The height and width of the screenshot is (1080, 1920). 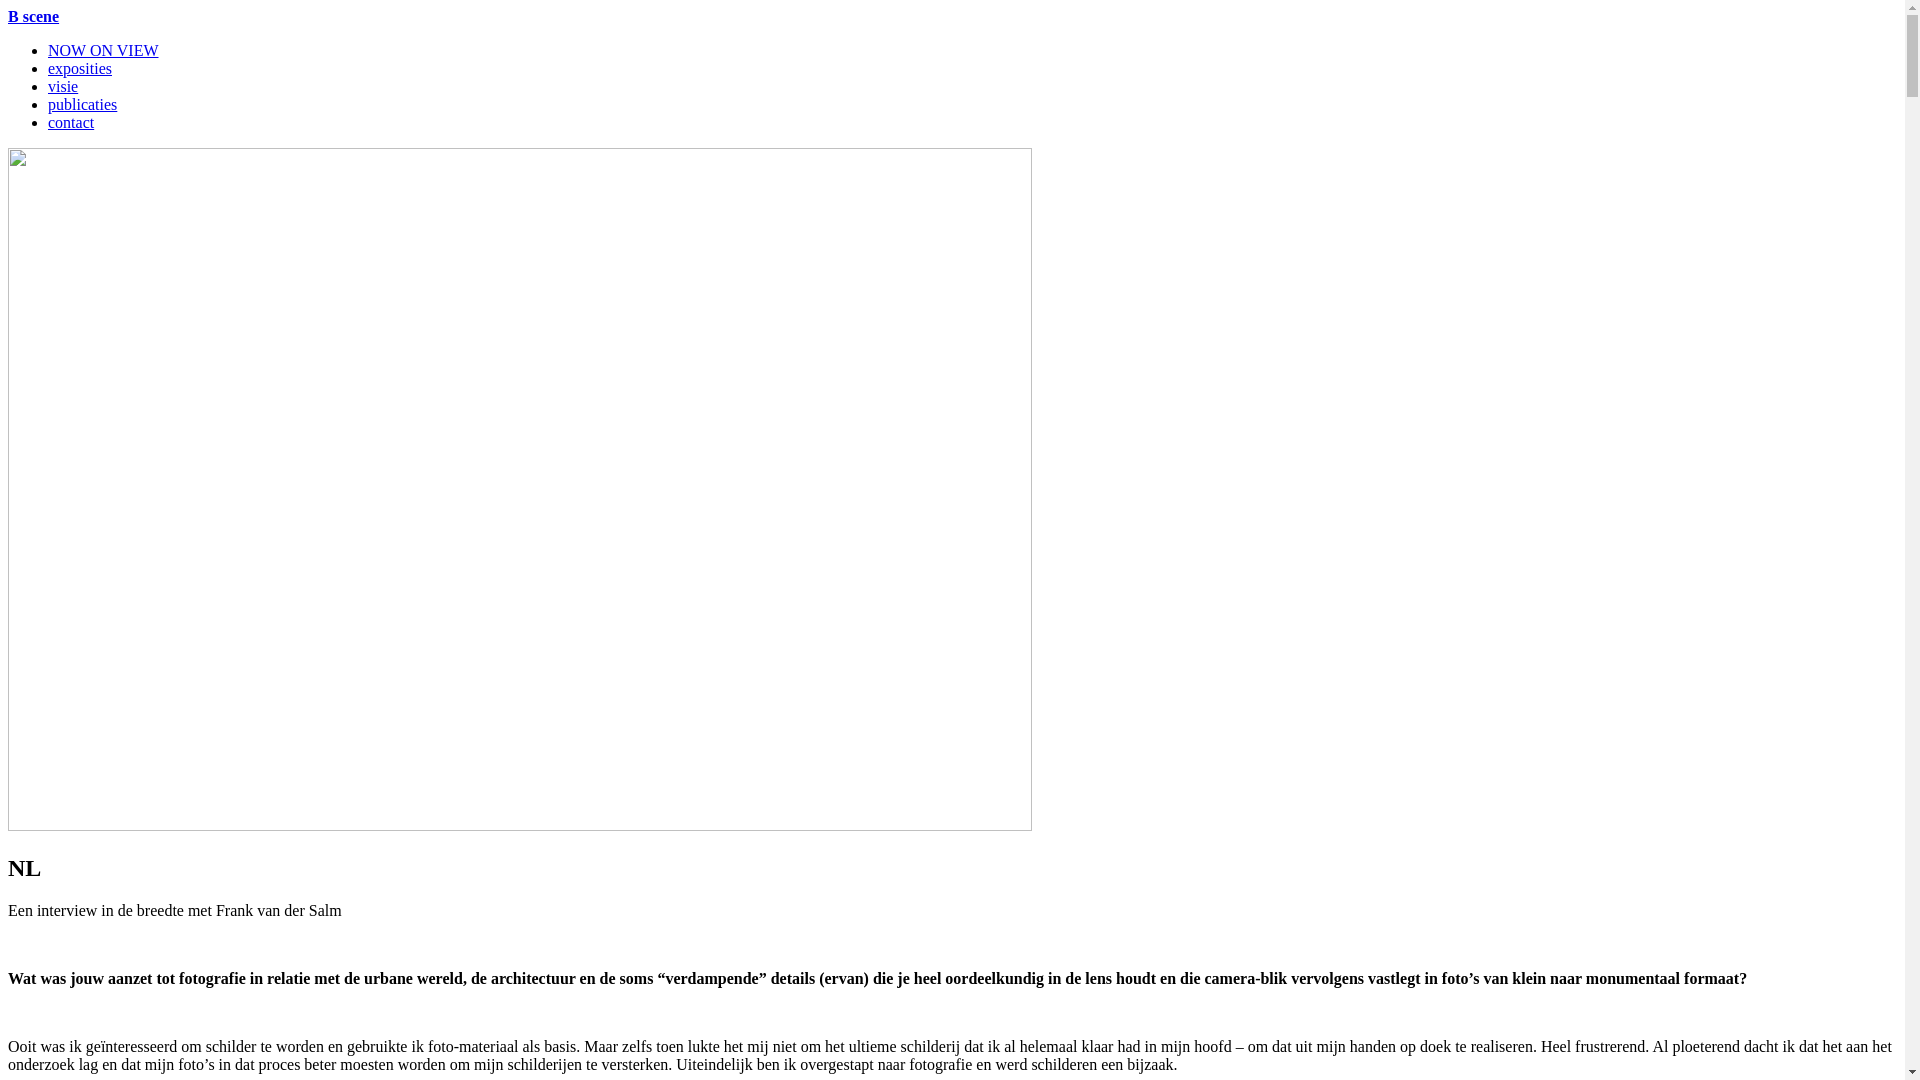 I want to click on 'B scene', so click(x=8, y=16).